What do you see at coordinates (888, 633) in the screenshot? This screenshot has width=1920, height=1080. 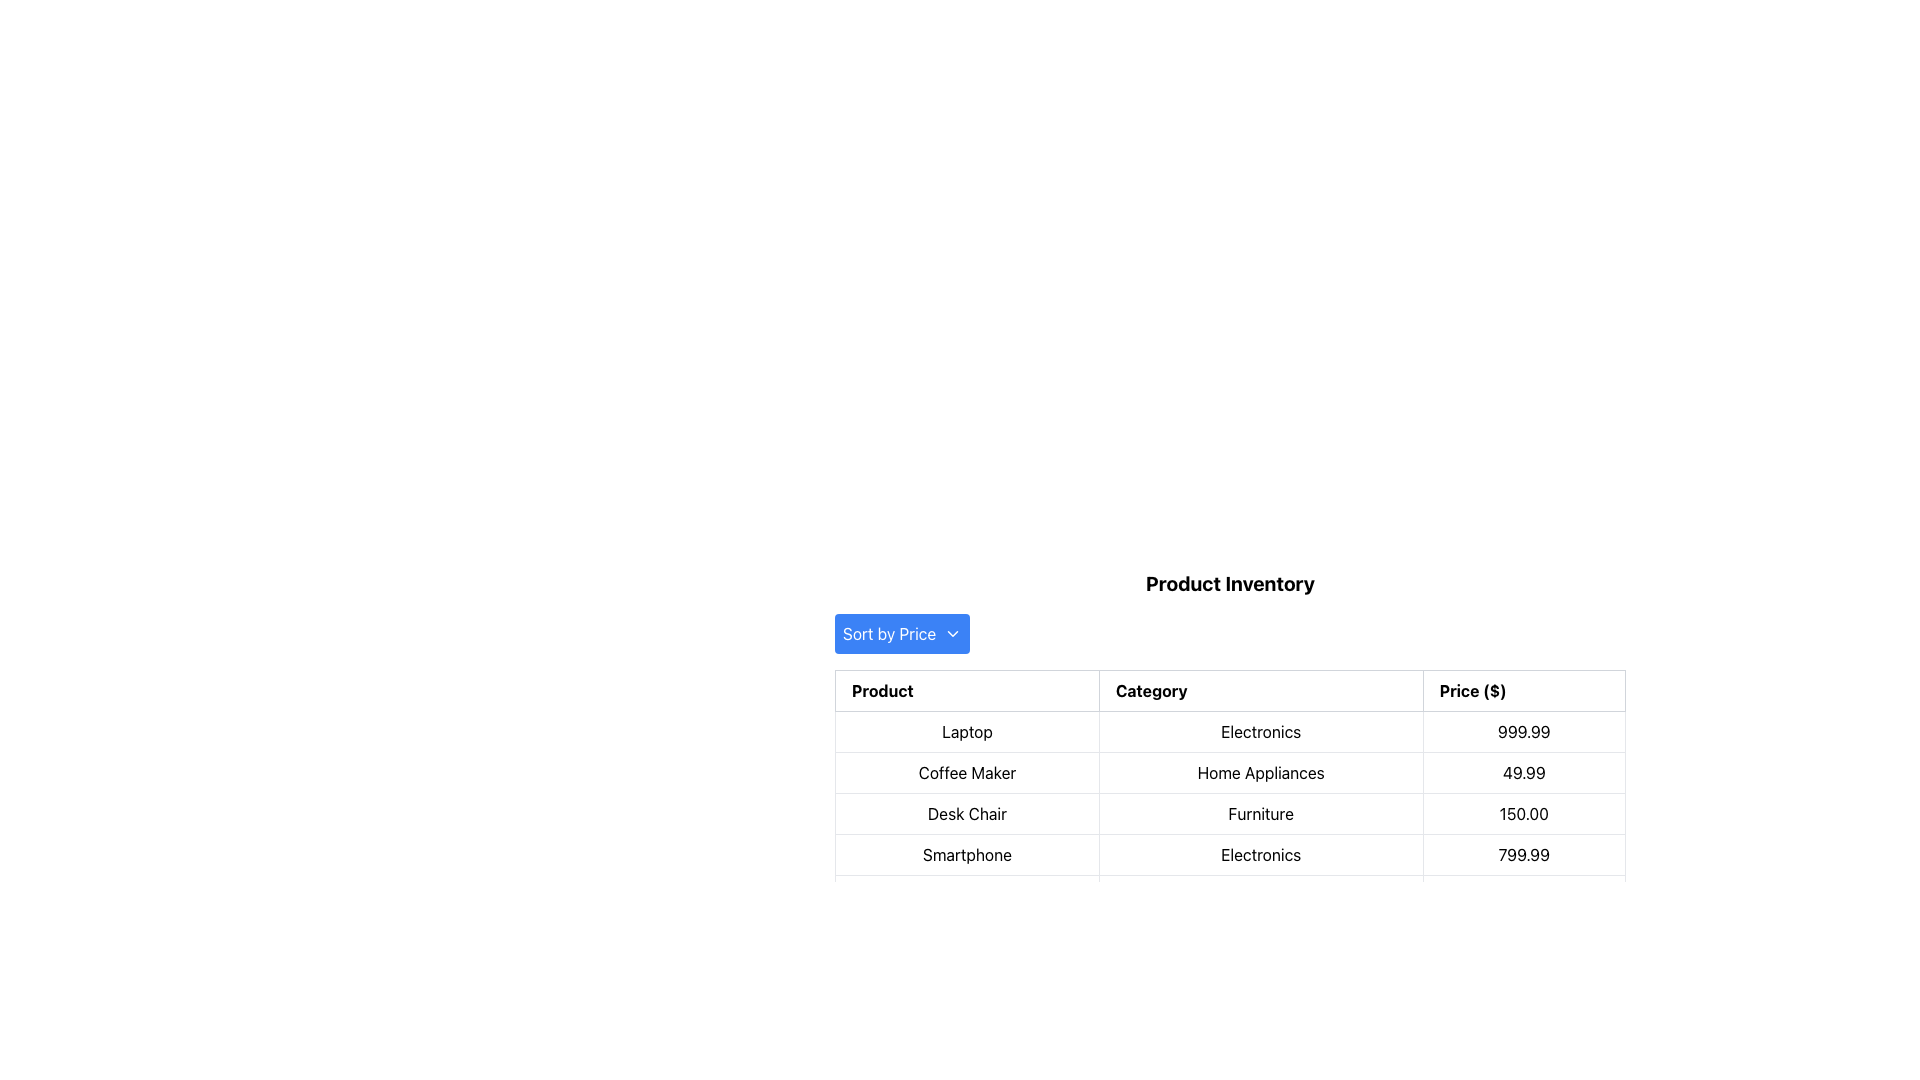 I see `'Sort by Price' text label styled in white on a blue background, which is part of a button-like UI component located above the 'Product Inventory' table` at bounding box center [888, 633].